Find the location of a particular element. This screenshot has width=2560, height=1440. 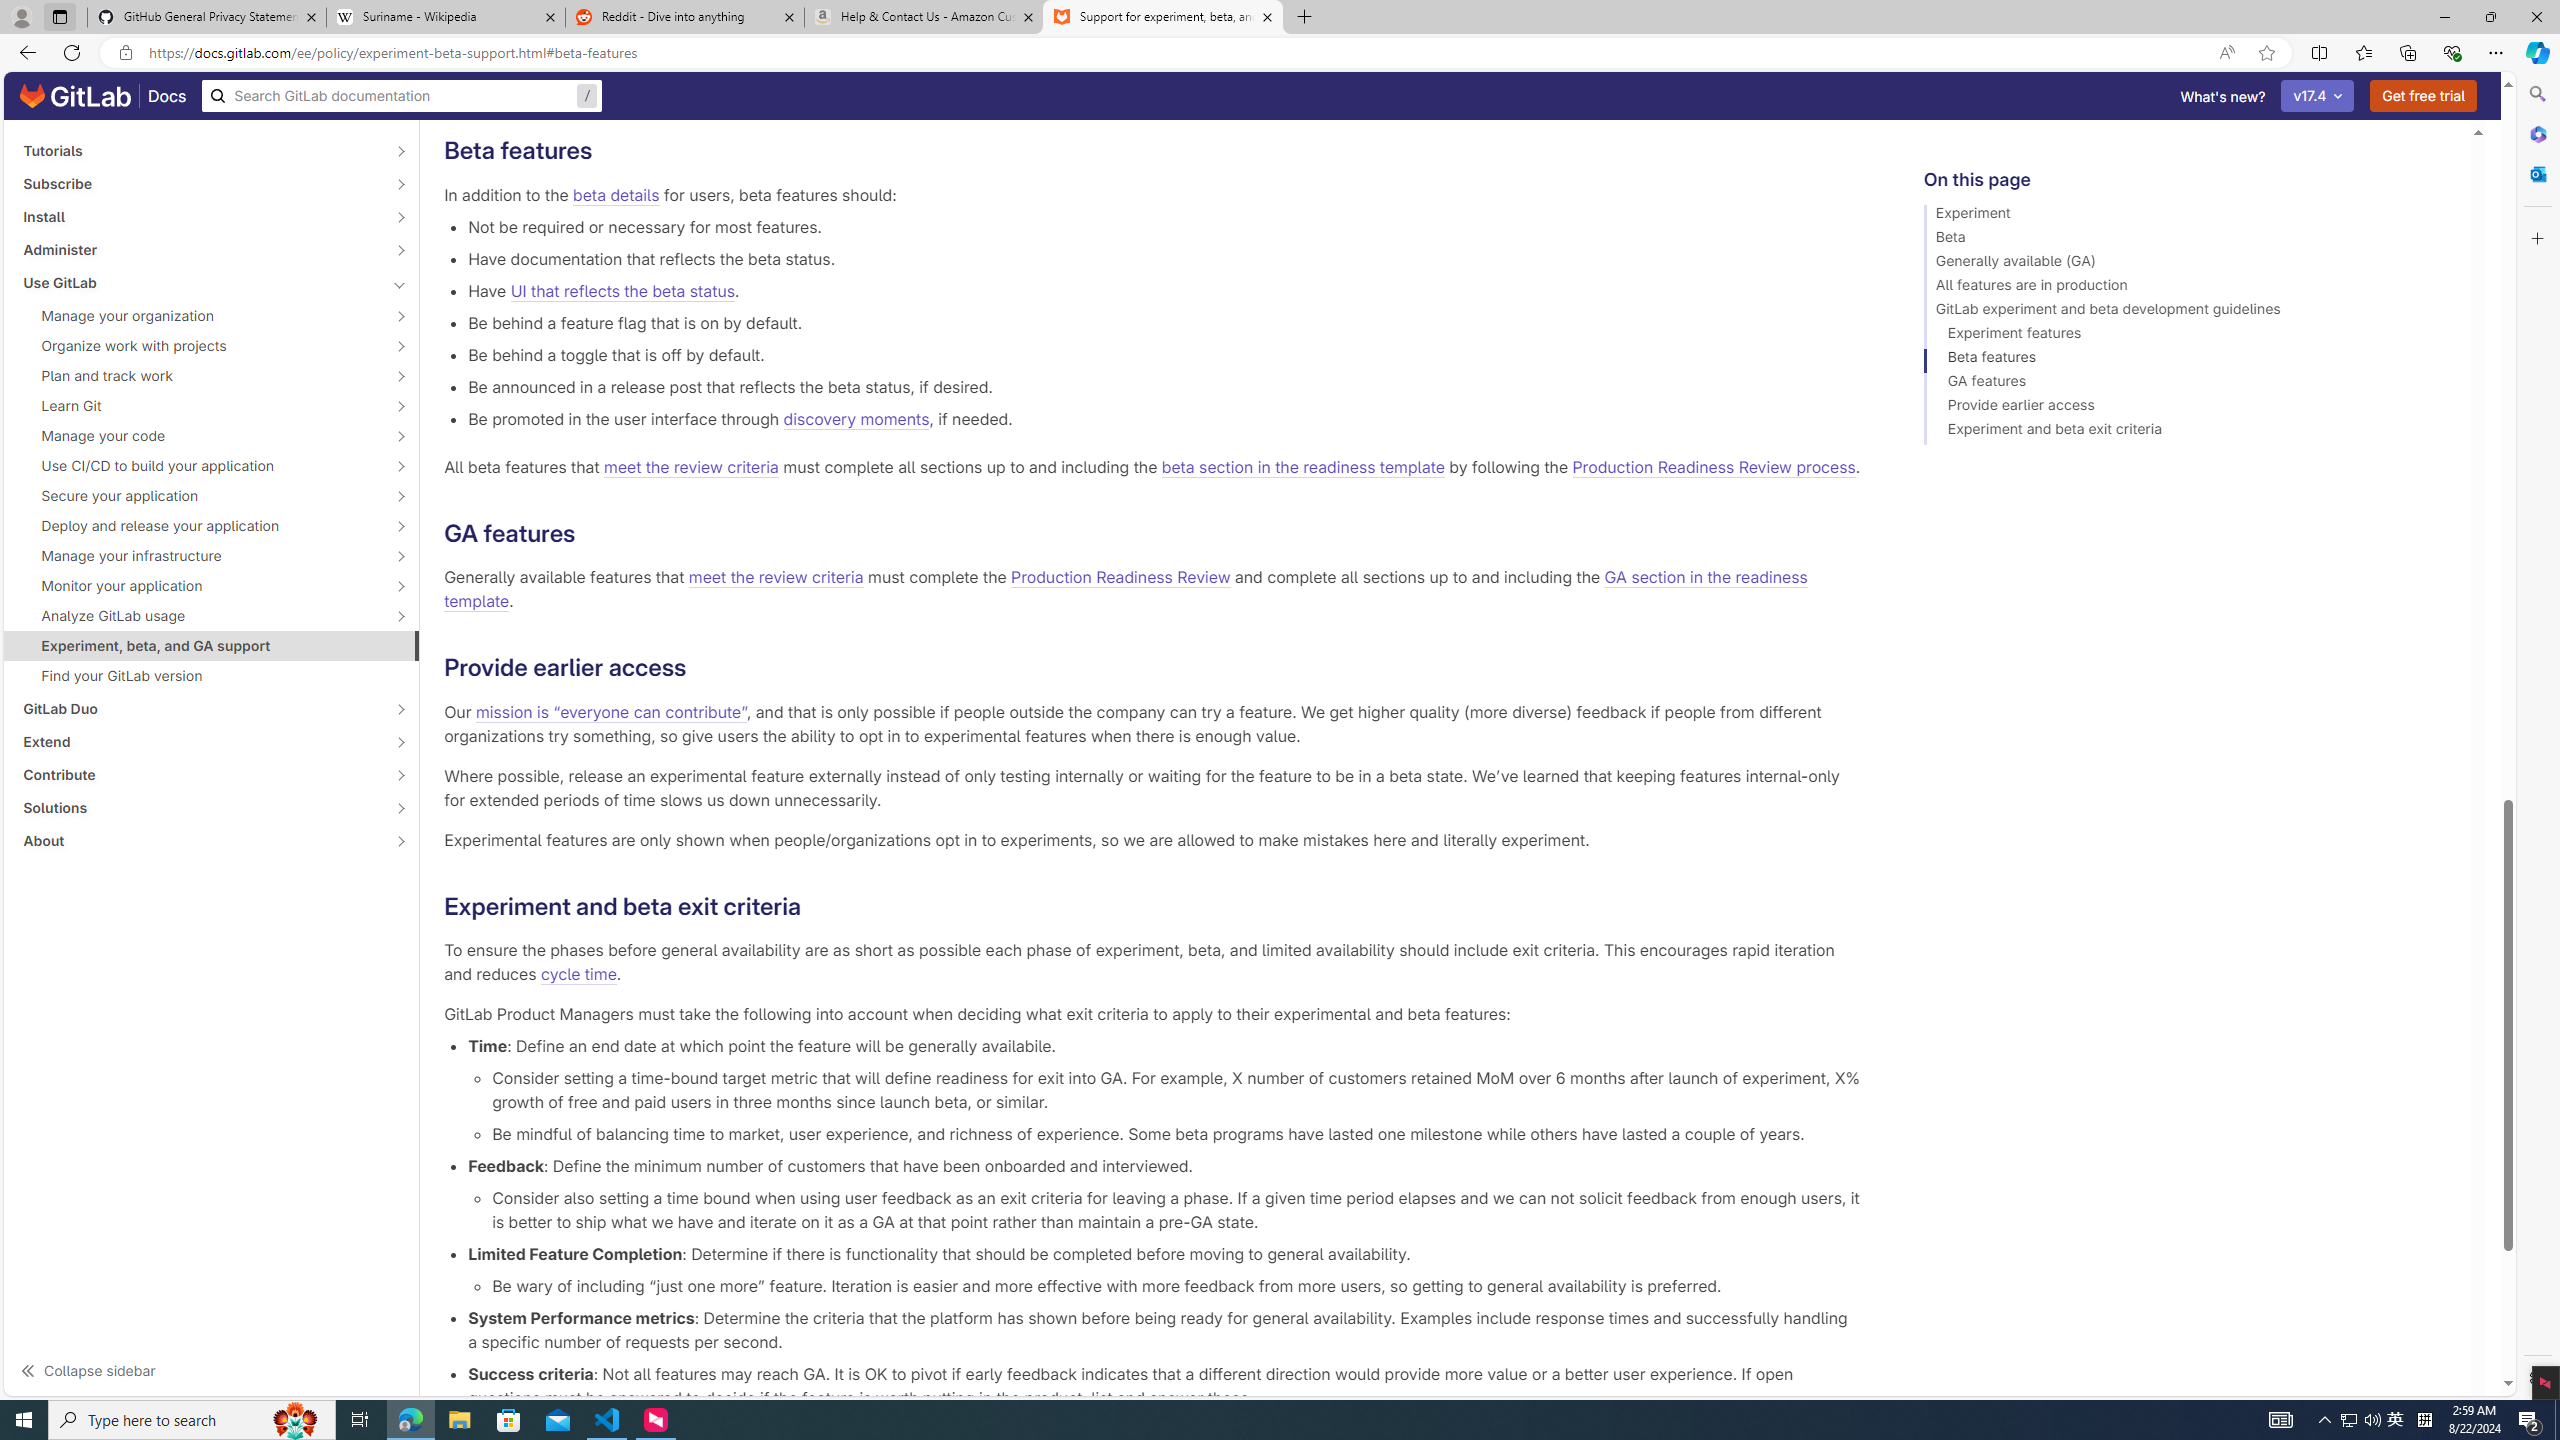

'All features are in production' is located at coordinates (2188, 287).